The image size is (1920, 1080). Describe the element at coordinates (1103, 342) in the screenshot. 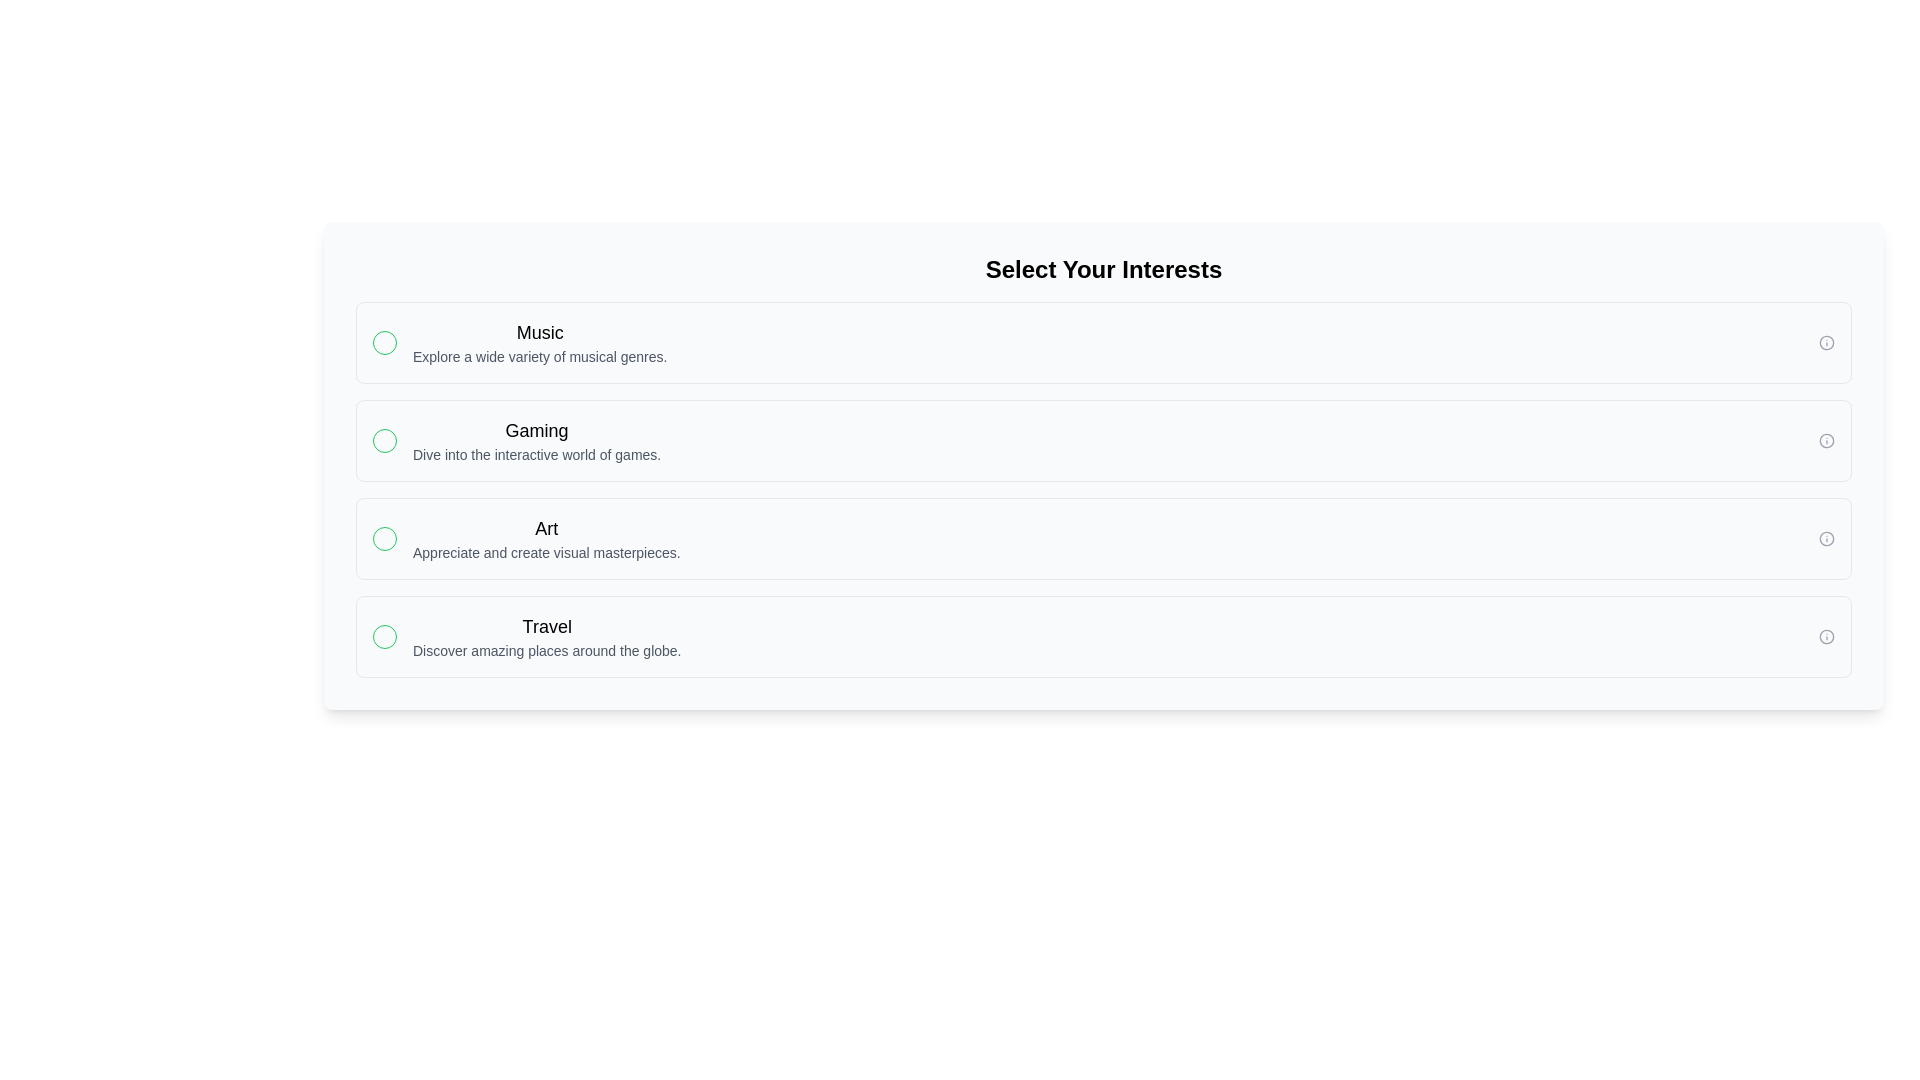

I see `the interest option Music to highlight it` at that location.